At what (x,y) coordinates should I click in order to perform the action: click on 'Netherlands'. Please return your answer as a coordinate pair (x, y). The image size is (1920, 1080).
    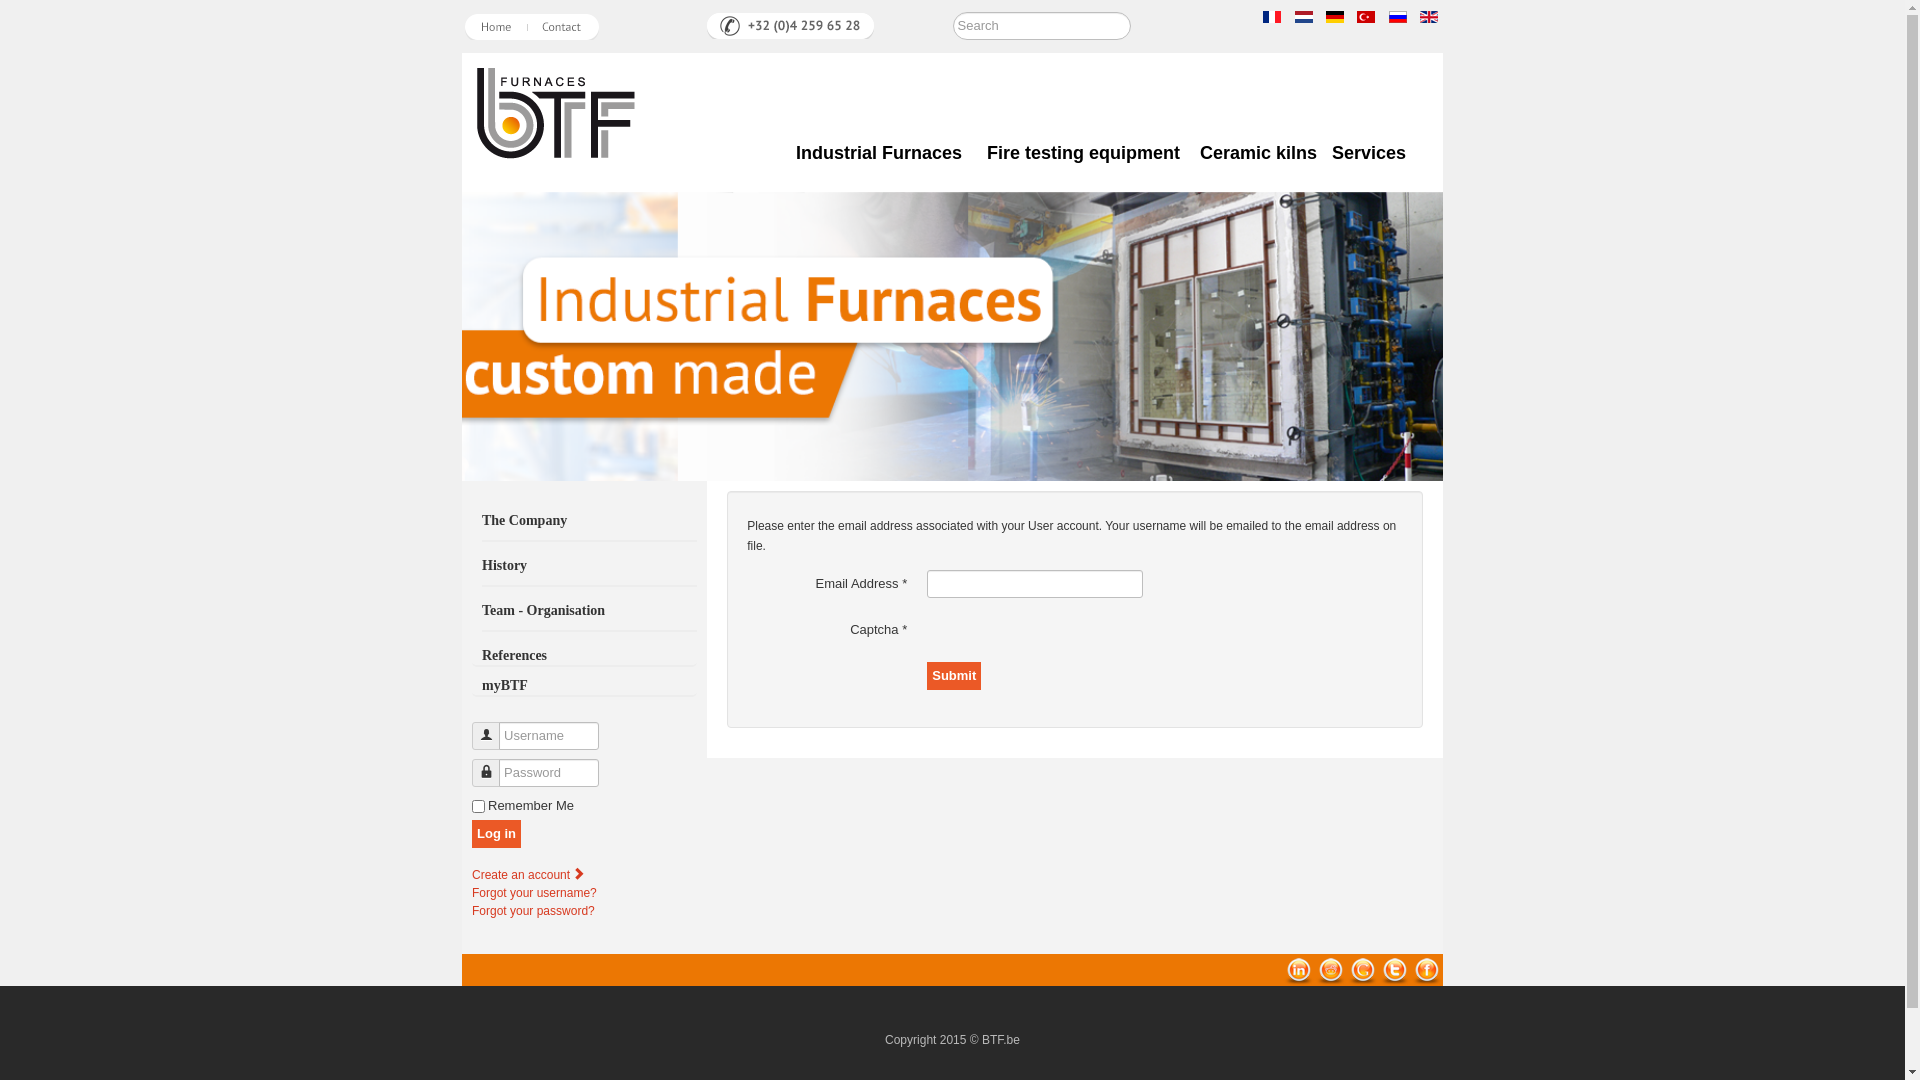
    Looking at the image, I should click on (1304, 16).